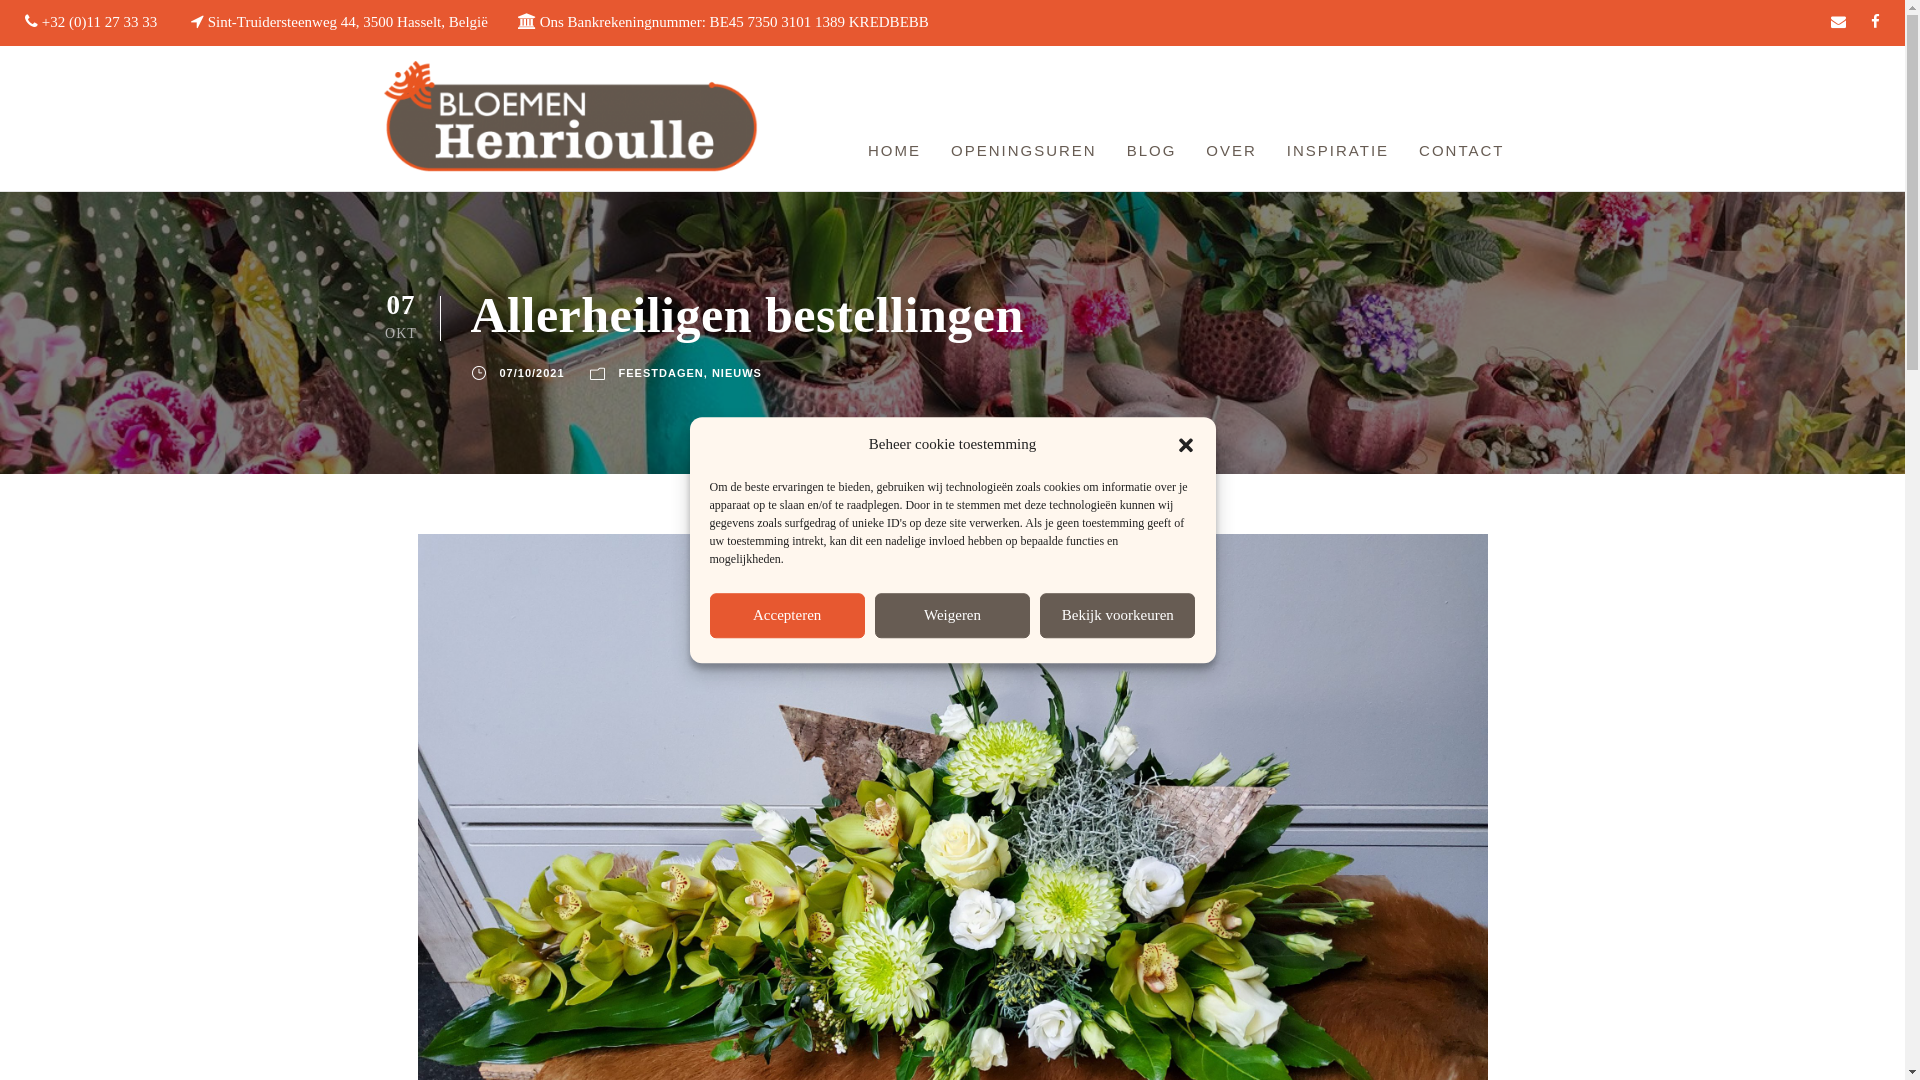 Image resolution: width=1920 pixels, height=1080 pixels. What do you see at coordinates (1152, 153) in the screenshot?
I see `'BLOG'` at bounding box center [1152, 153].